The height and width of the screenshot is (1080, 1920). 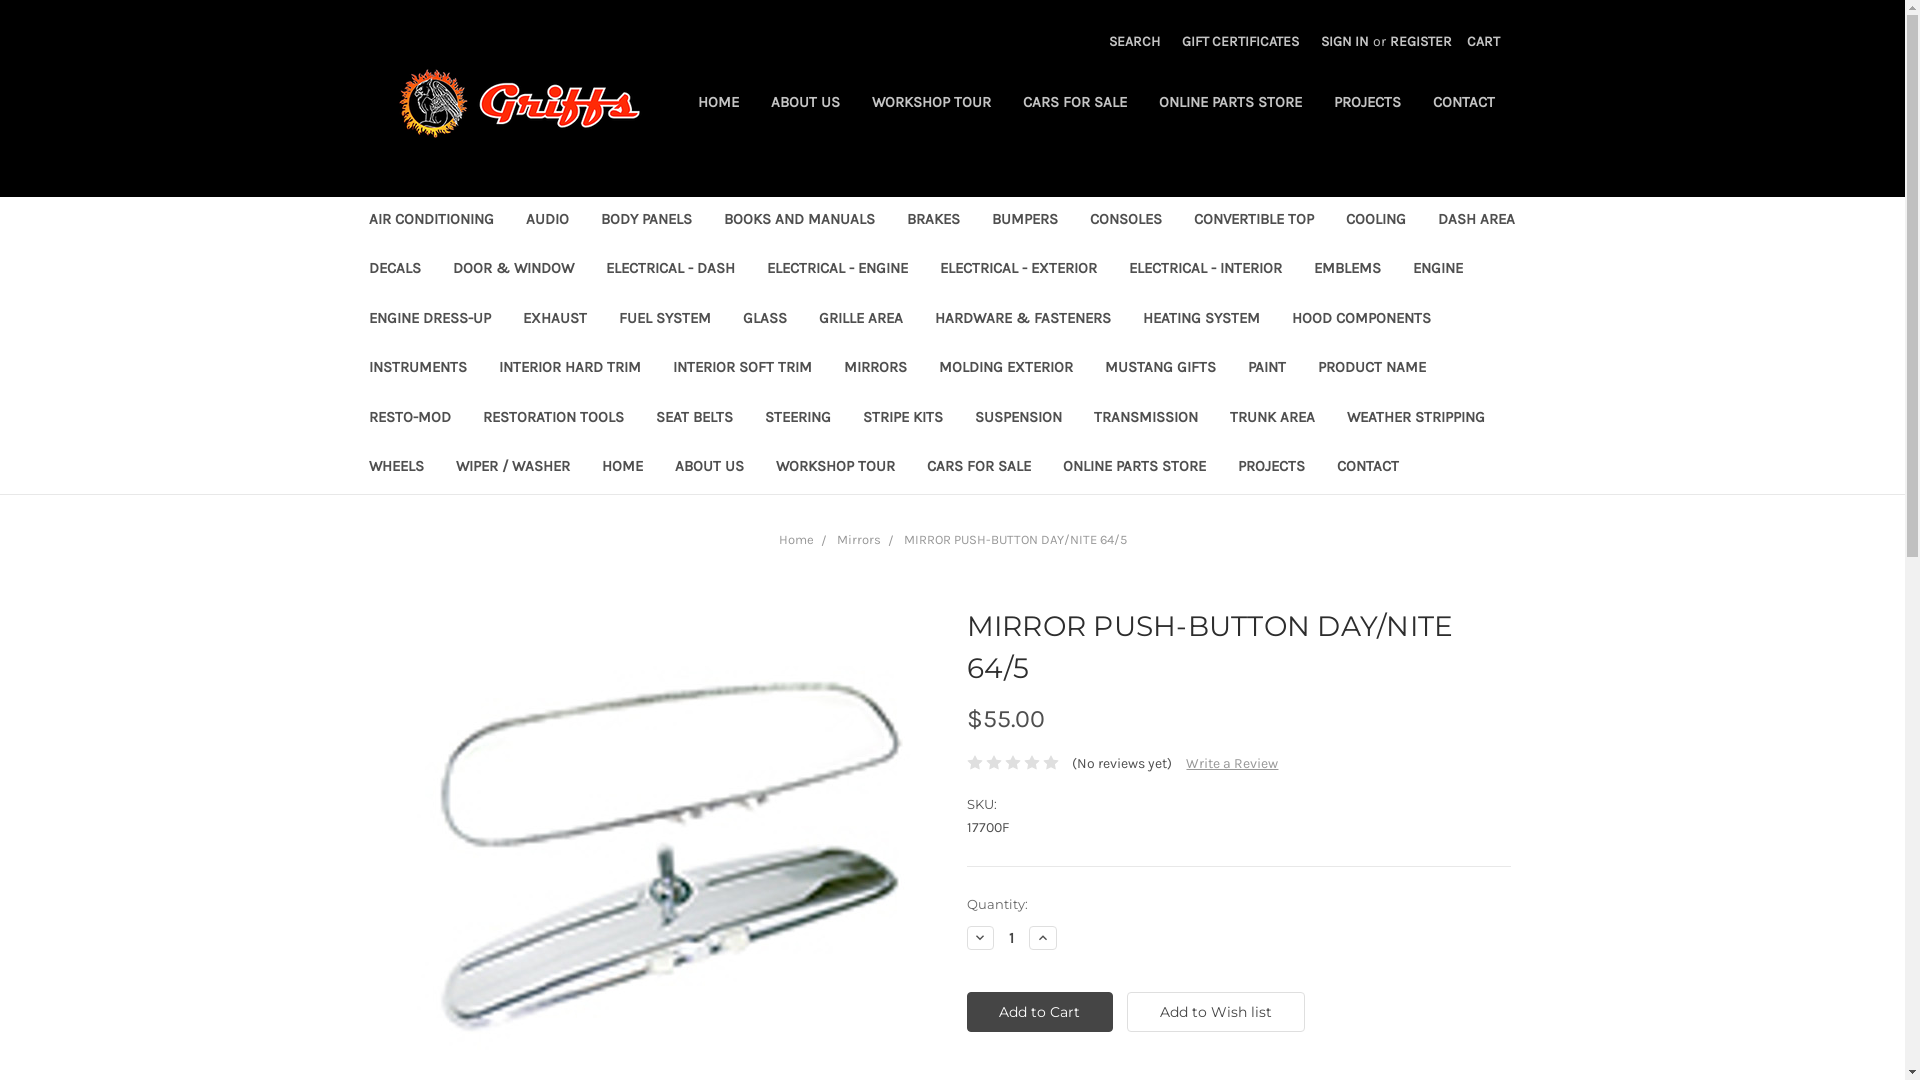 What do you see at coordinates (931, 221) in the screenshot?
I see `'BRAKES'` at bounding box center [931, 221].